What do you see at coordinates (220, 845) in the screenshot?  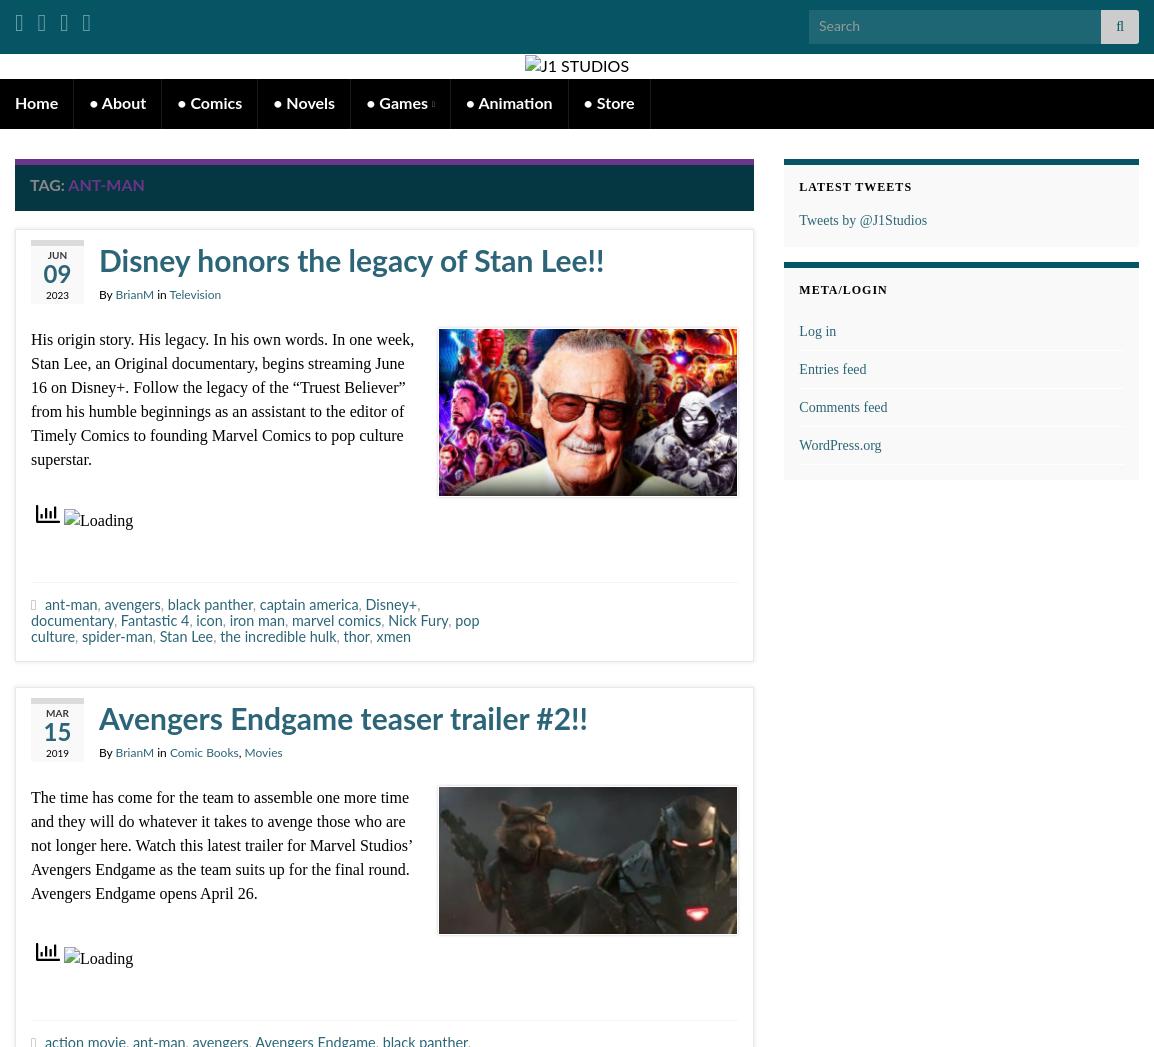 I see `'The time has come for the team to assemble one more time and they will do whatever it takes to avenge those who are not longer here. Watch this latest trailer for Marvel Studios’ Avengers Endgame as the team suits up for the final round. Avengers Endgame opens April 26.'` at bounding box center [220, 845].